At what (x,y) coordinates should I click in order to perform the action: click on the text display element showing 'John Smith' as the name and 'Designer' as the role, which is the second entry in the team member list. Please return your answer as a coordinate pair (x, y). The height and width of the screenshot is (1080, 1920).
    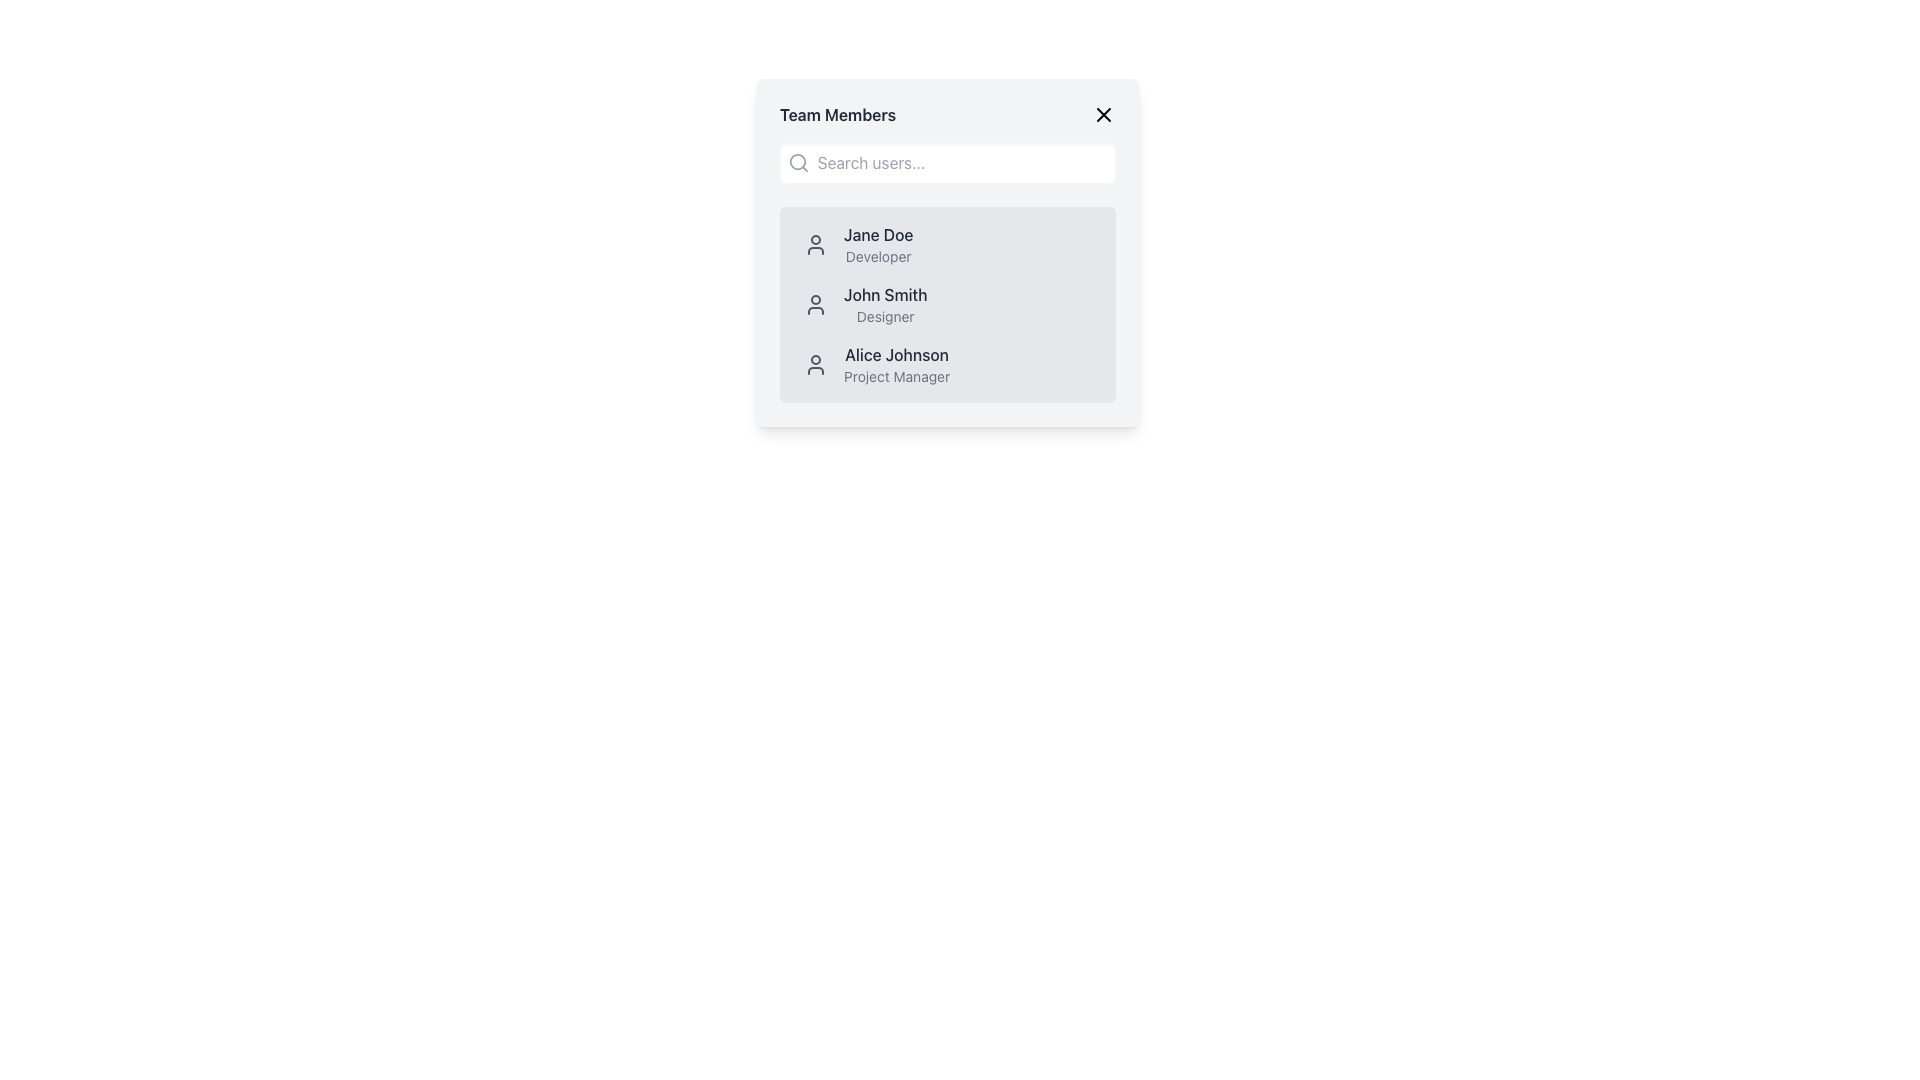
    Looking at the image, I should click on (884, 304).